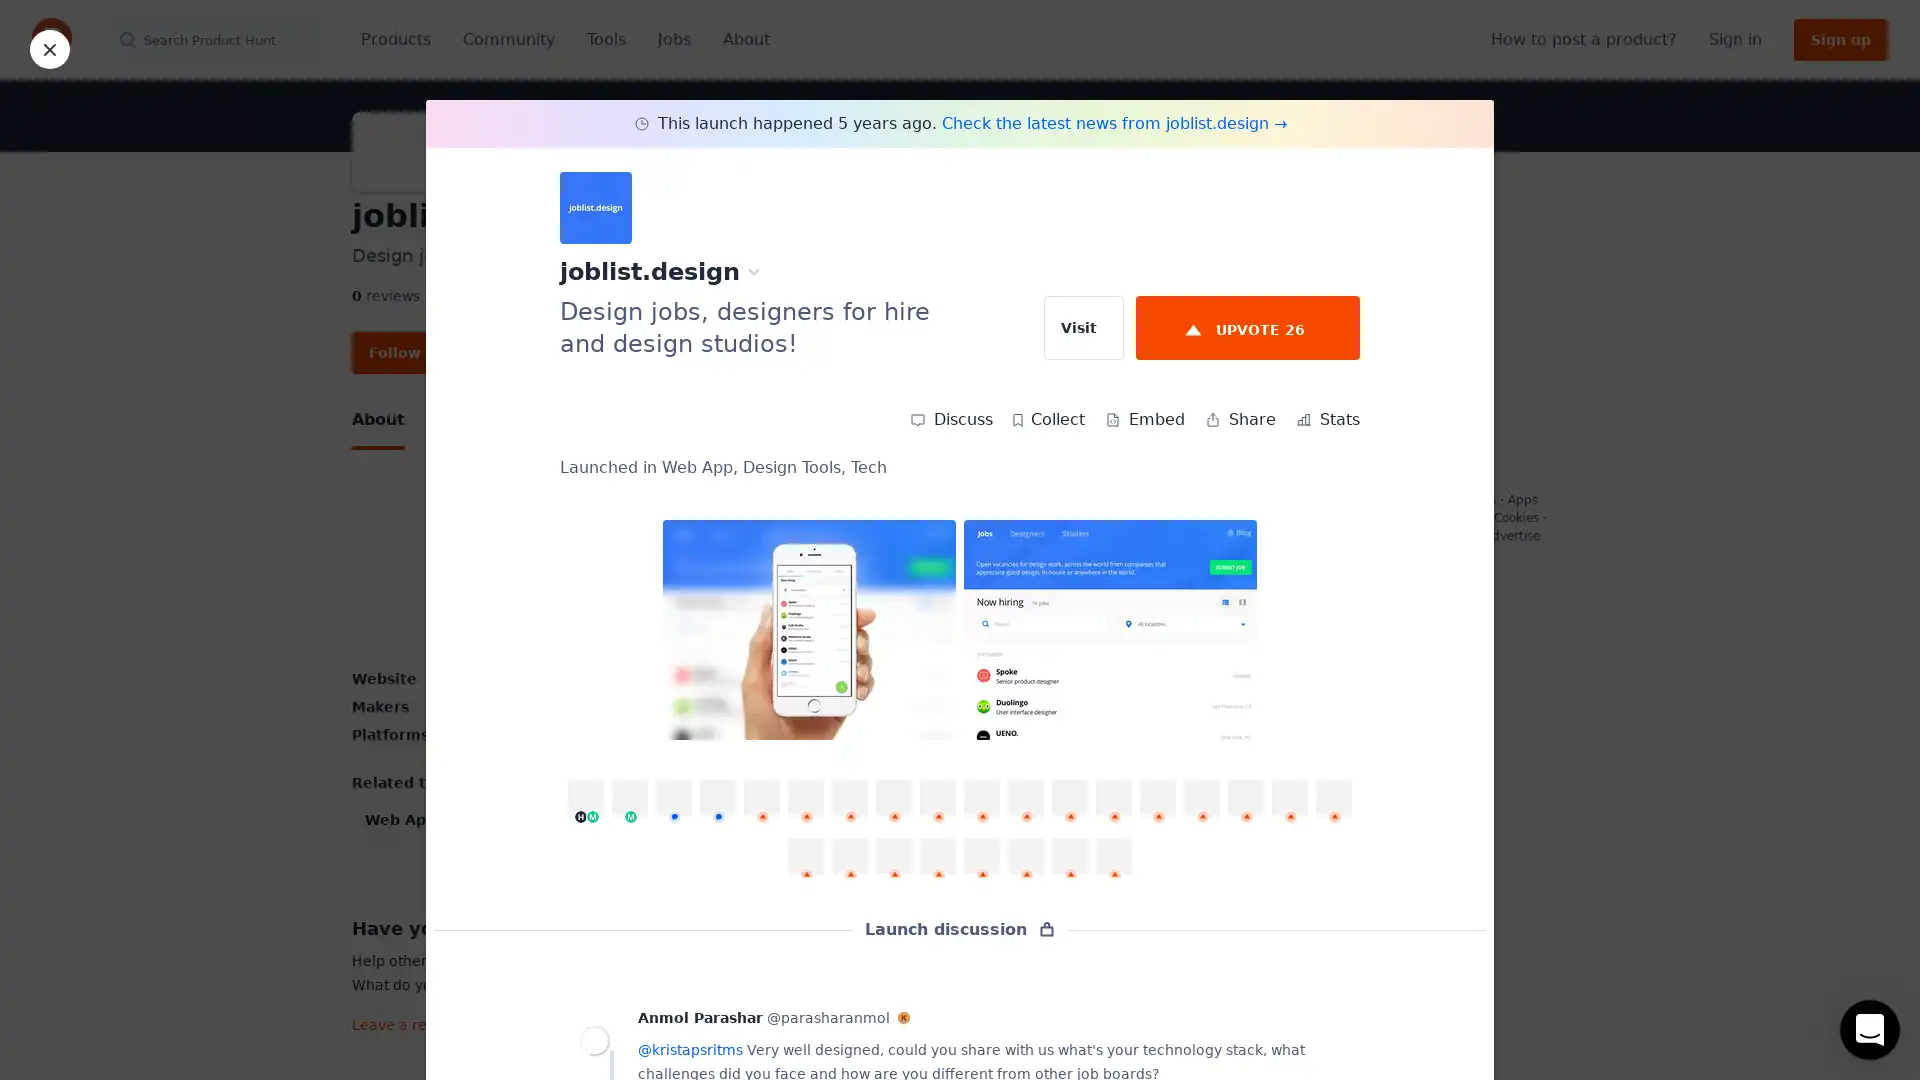 The width and height of the screenshot is (1920, 1080). Describe the element at coordinates (887, 570) in the screenshot. I see `joblist.design image` at that location.